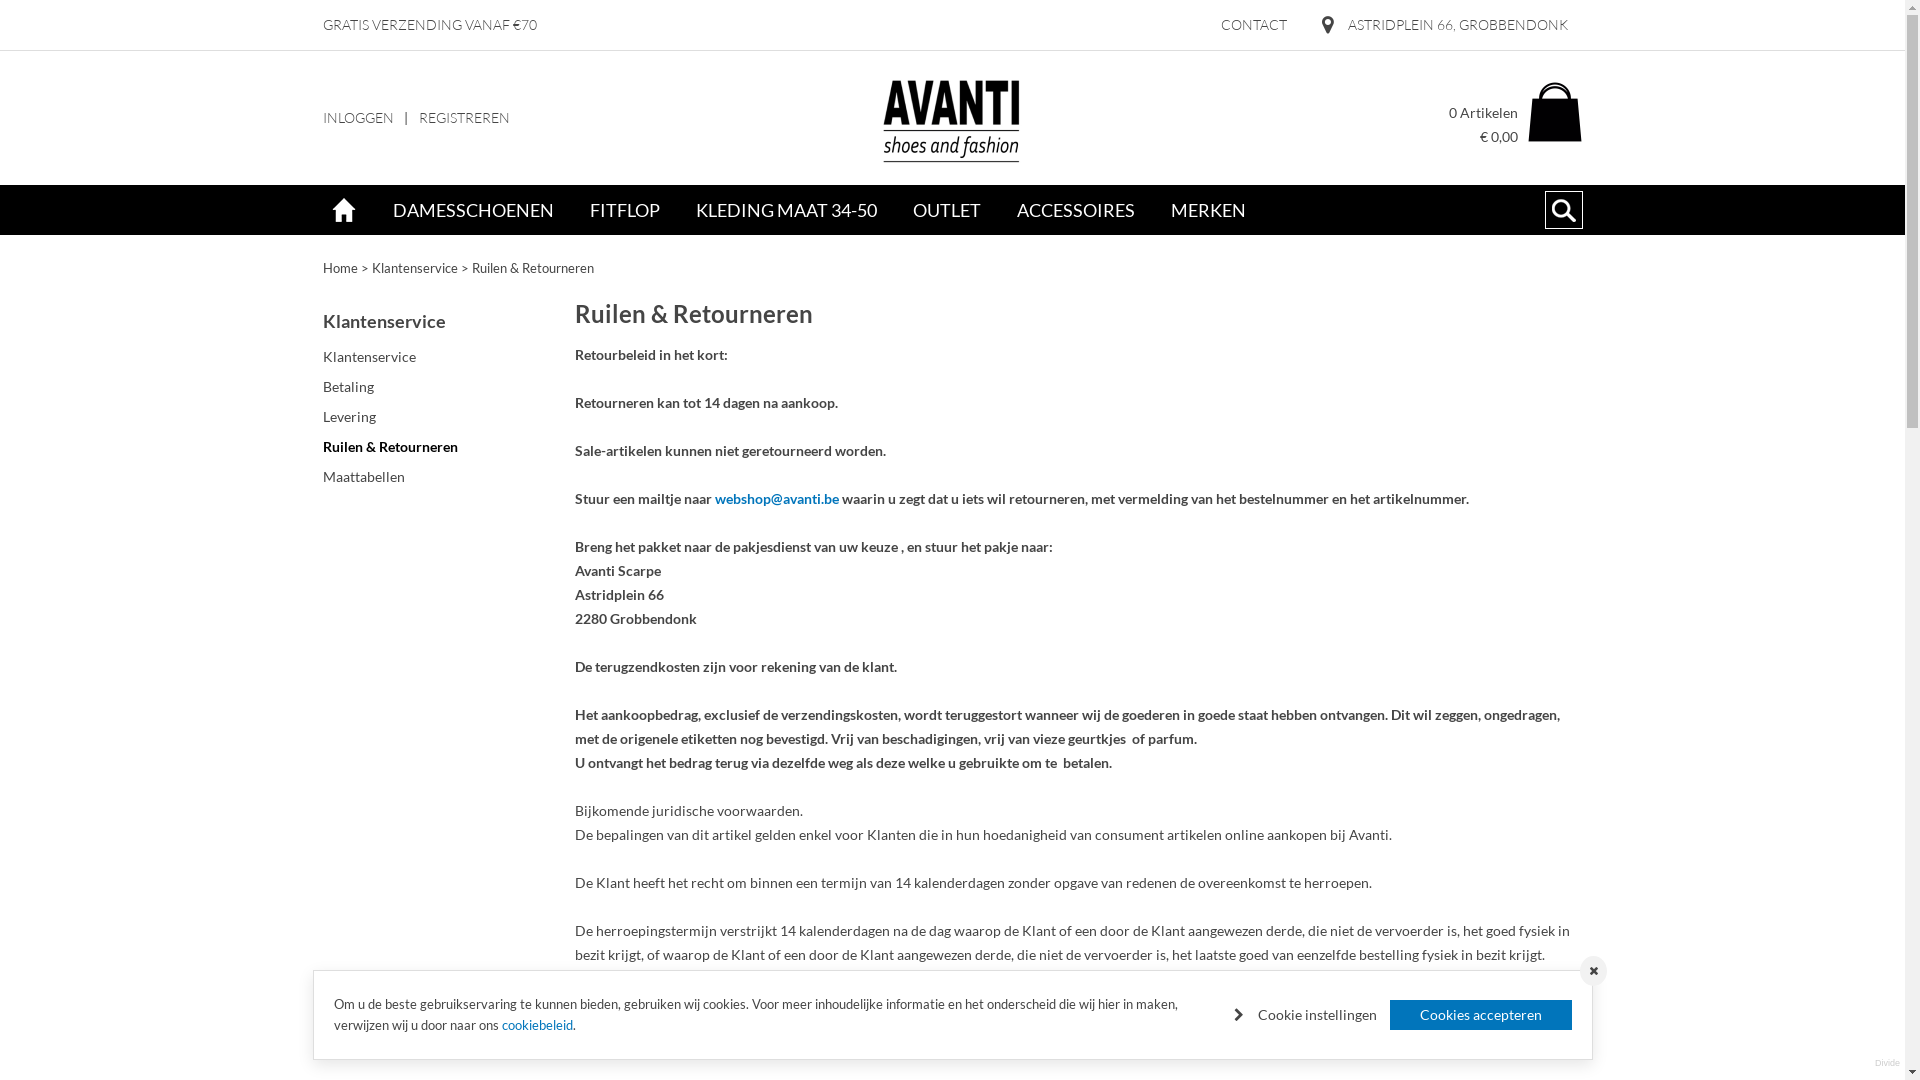 The width and height of the screenshot is (1920, 1080). Describe the element at coordinates (892, 210) in the screenshot. I see `'OUTLET'` at that location.